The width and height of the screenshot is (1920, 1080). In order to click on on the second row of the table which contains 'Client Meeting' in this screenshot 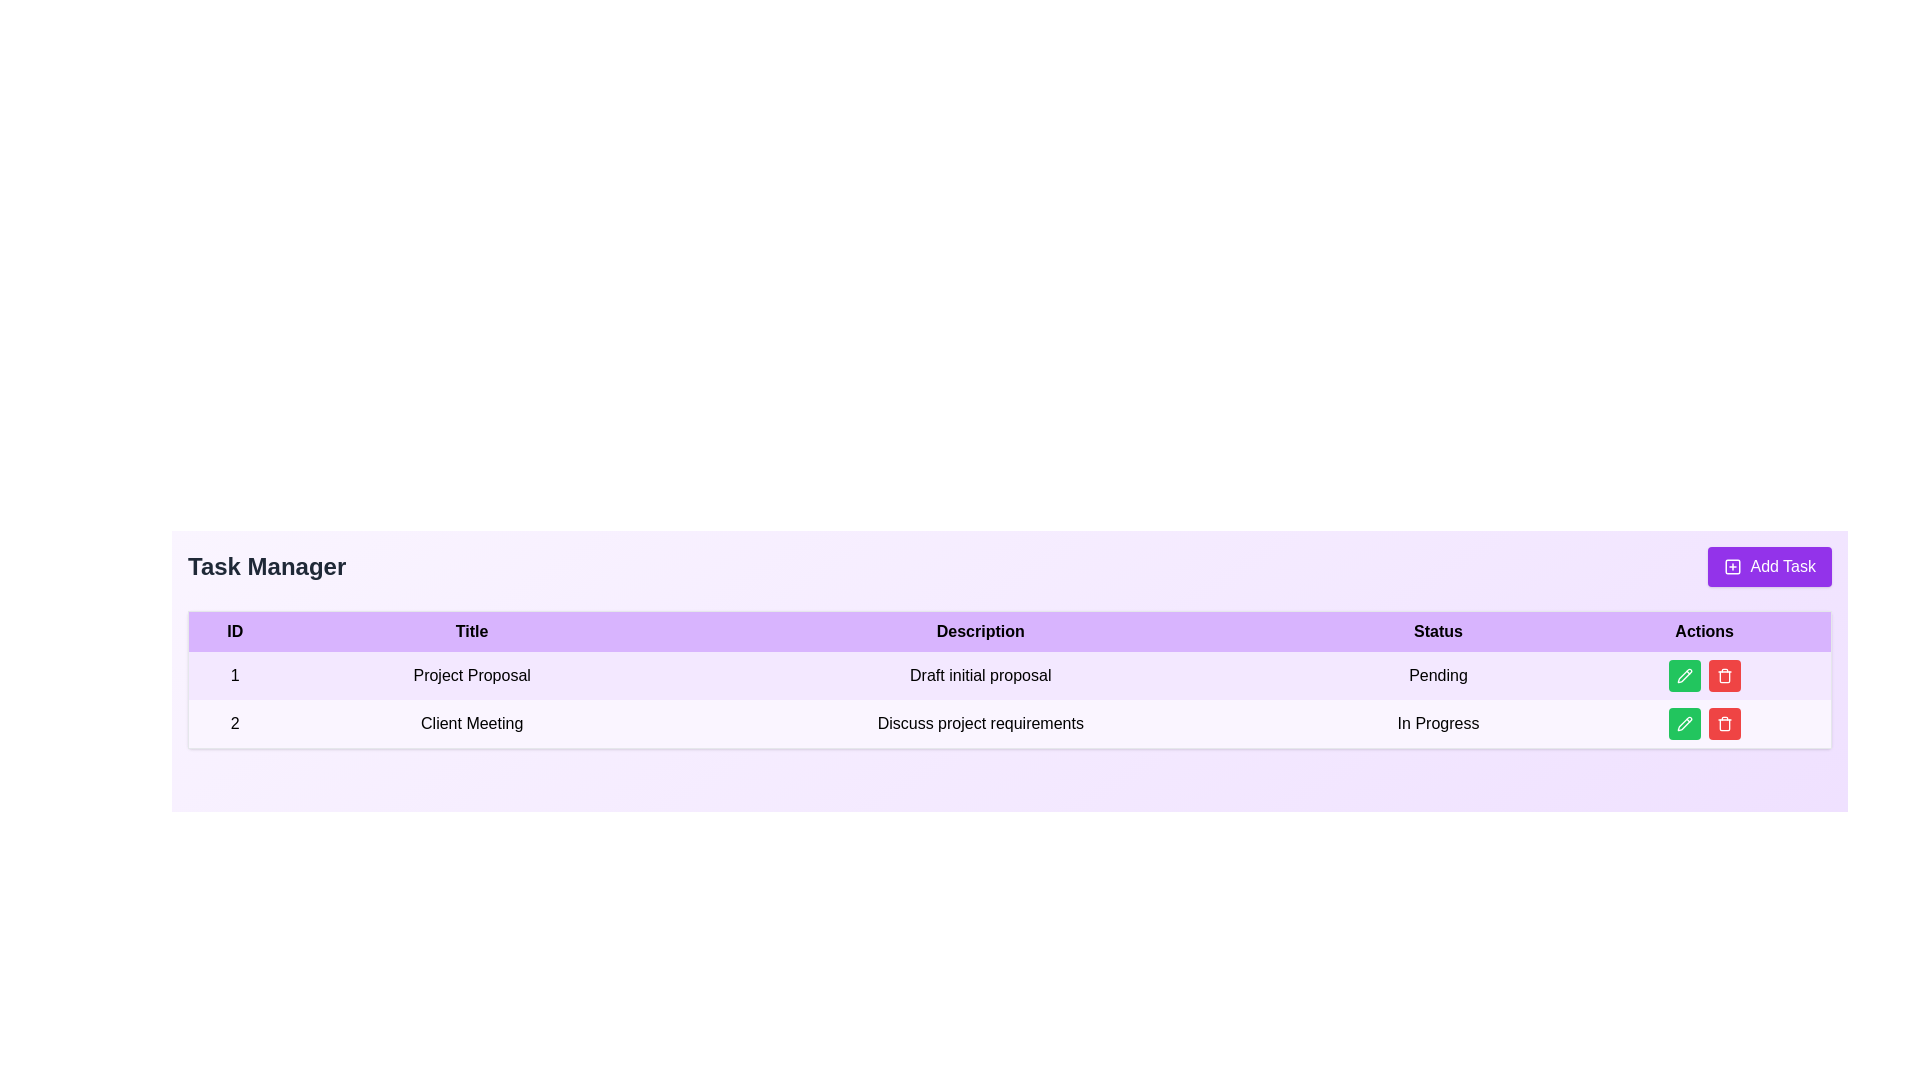, I will do `click(1009, 724)`.